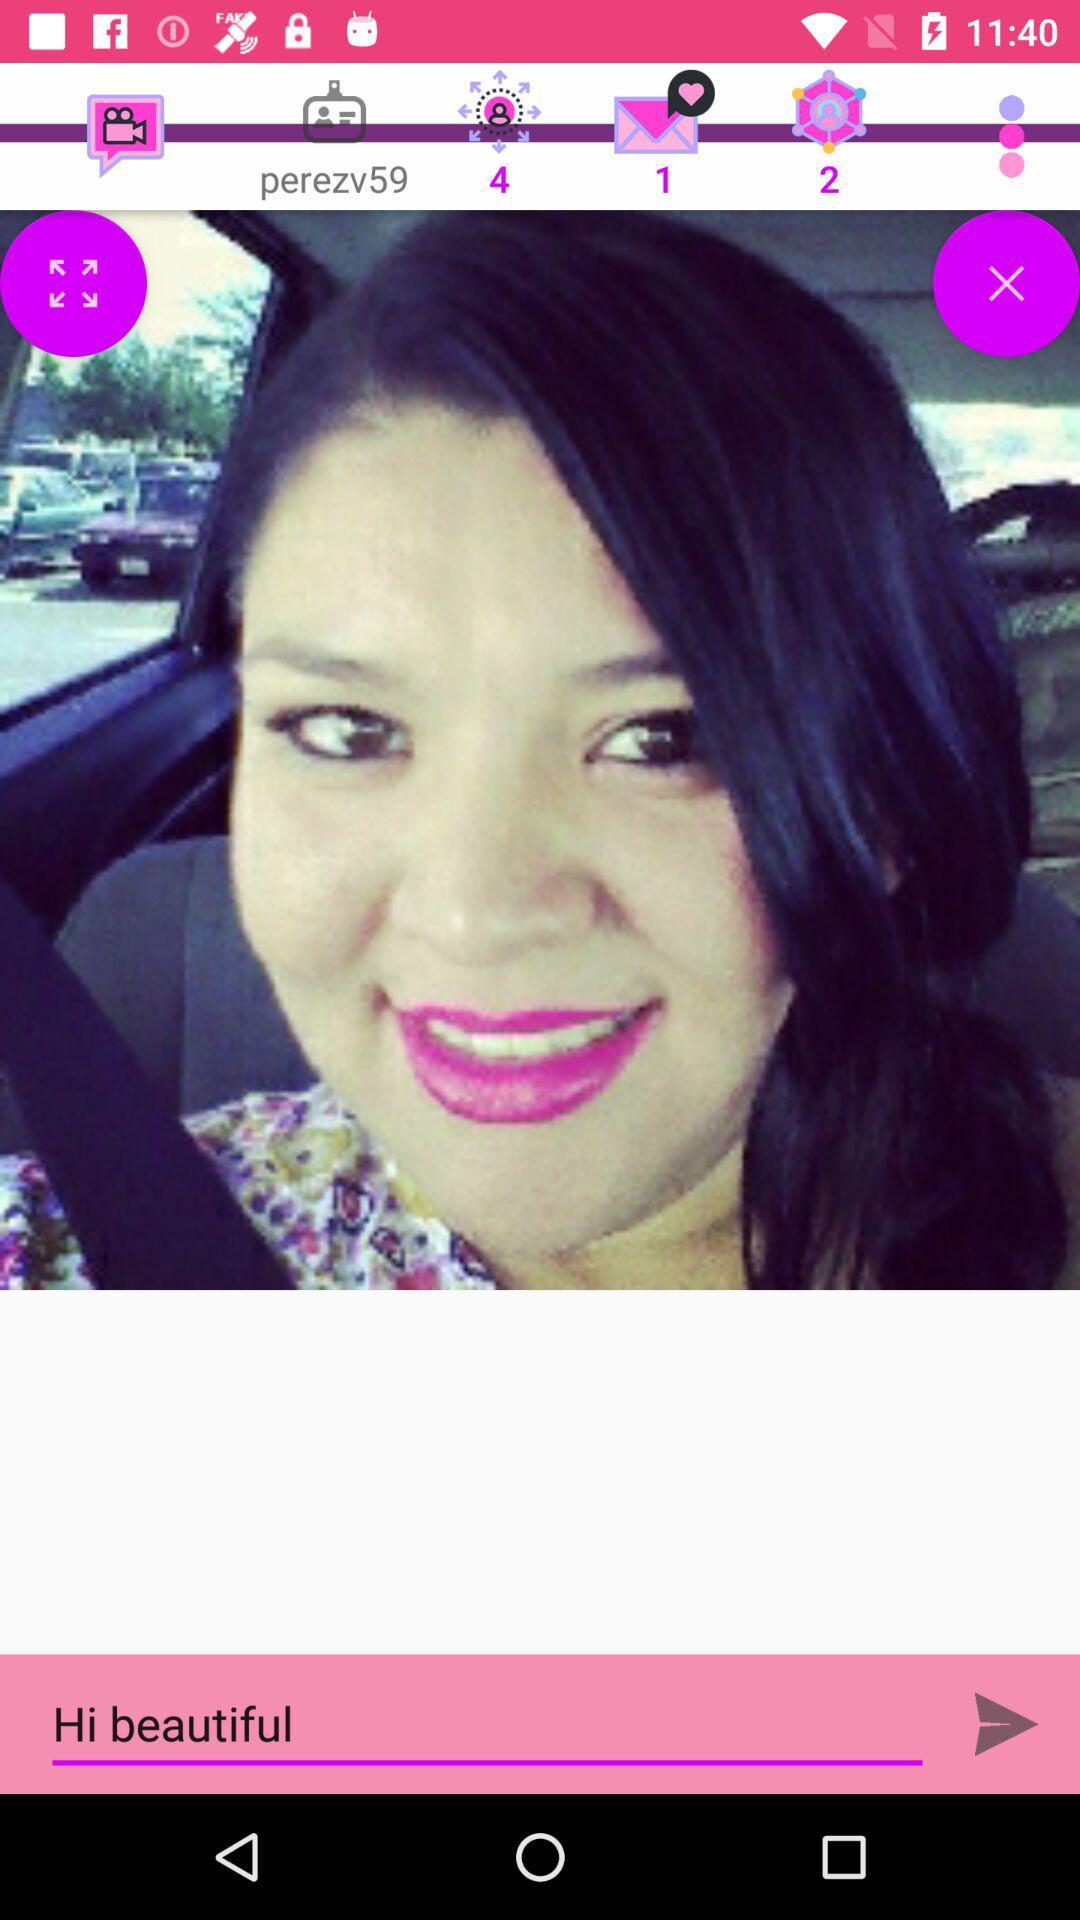 The width and height of the screenshot is (1080, 1920). Describe the element at coordinates (1006, 282) in the screenshot. I see `option` at that location.